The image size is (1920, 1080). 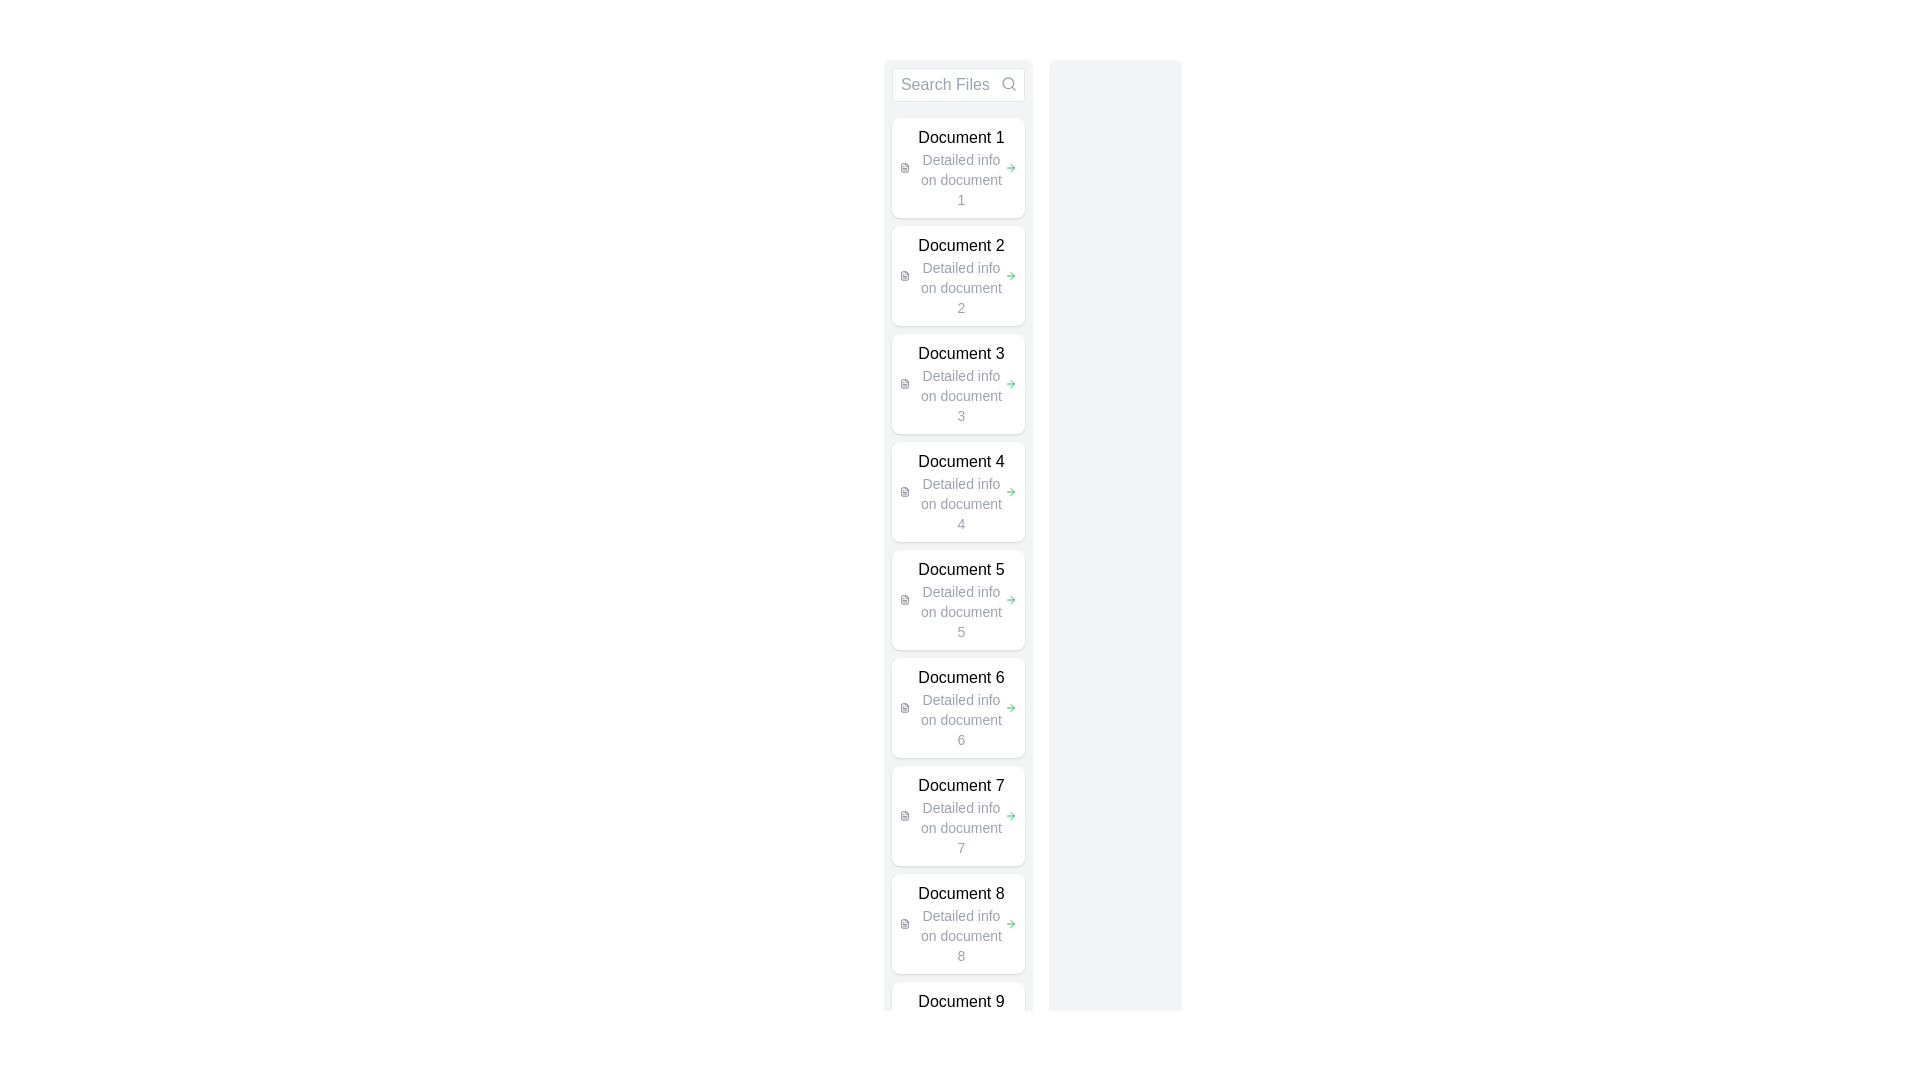 What do you see at coordinates (903, 384) in the screenshot?
I see `the icon representing 'Document 3', which is located to the left of the text 'Document 3' in the document list` at bounding box center [903, 384].